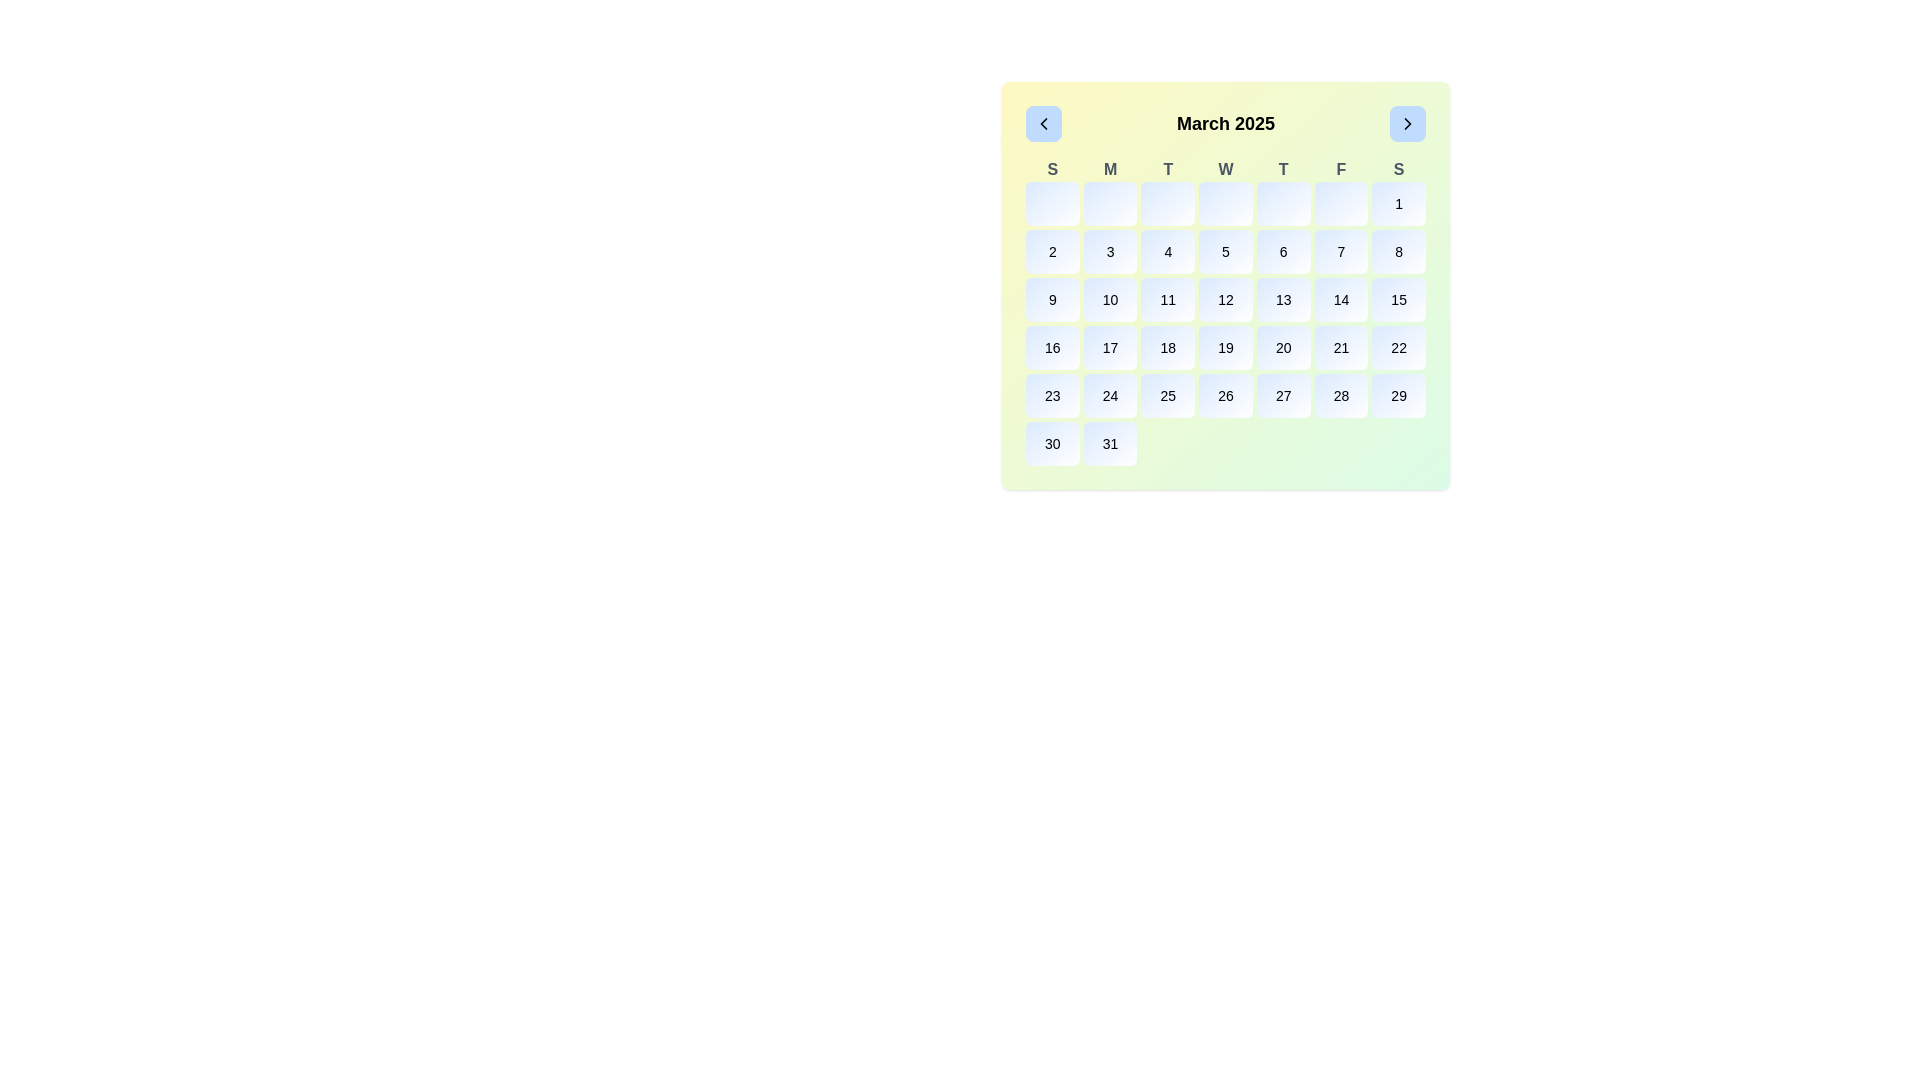 This screenshot has width=1920, height=1080. I want to click on the center of the interactive grid of buttons, so click(1224, 323).